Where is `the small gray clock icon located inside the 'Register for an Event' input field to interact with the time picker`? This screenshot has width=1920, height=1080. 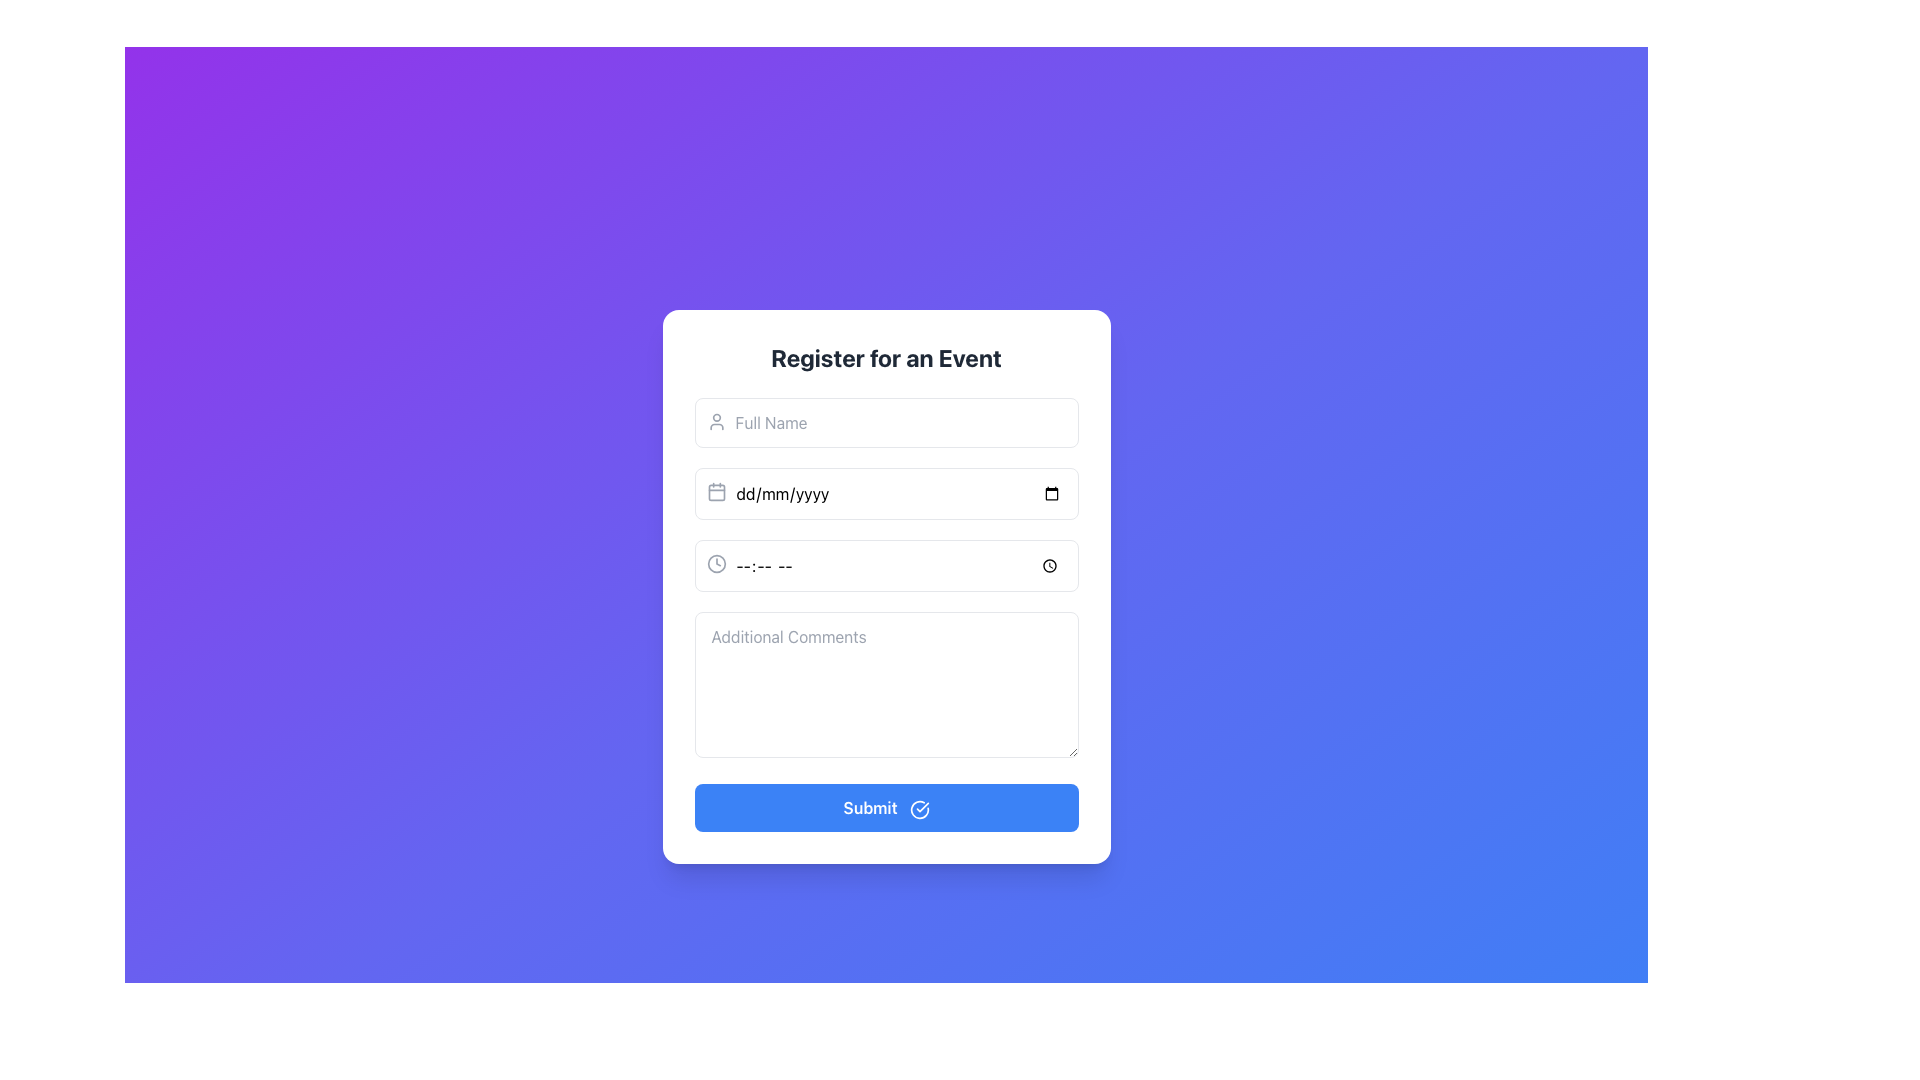
the small gray clock icon located inside the 'Register for an Event' input field to interact with the time picker is located at coordinates (716, 563).